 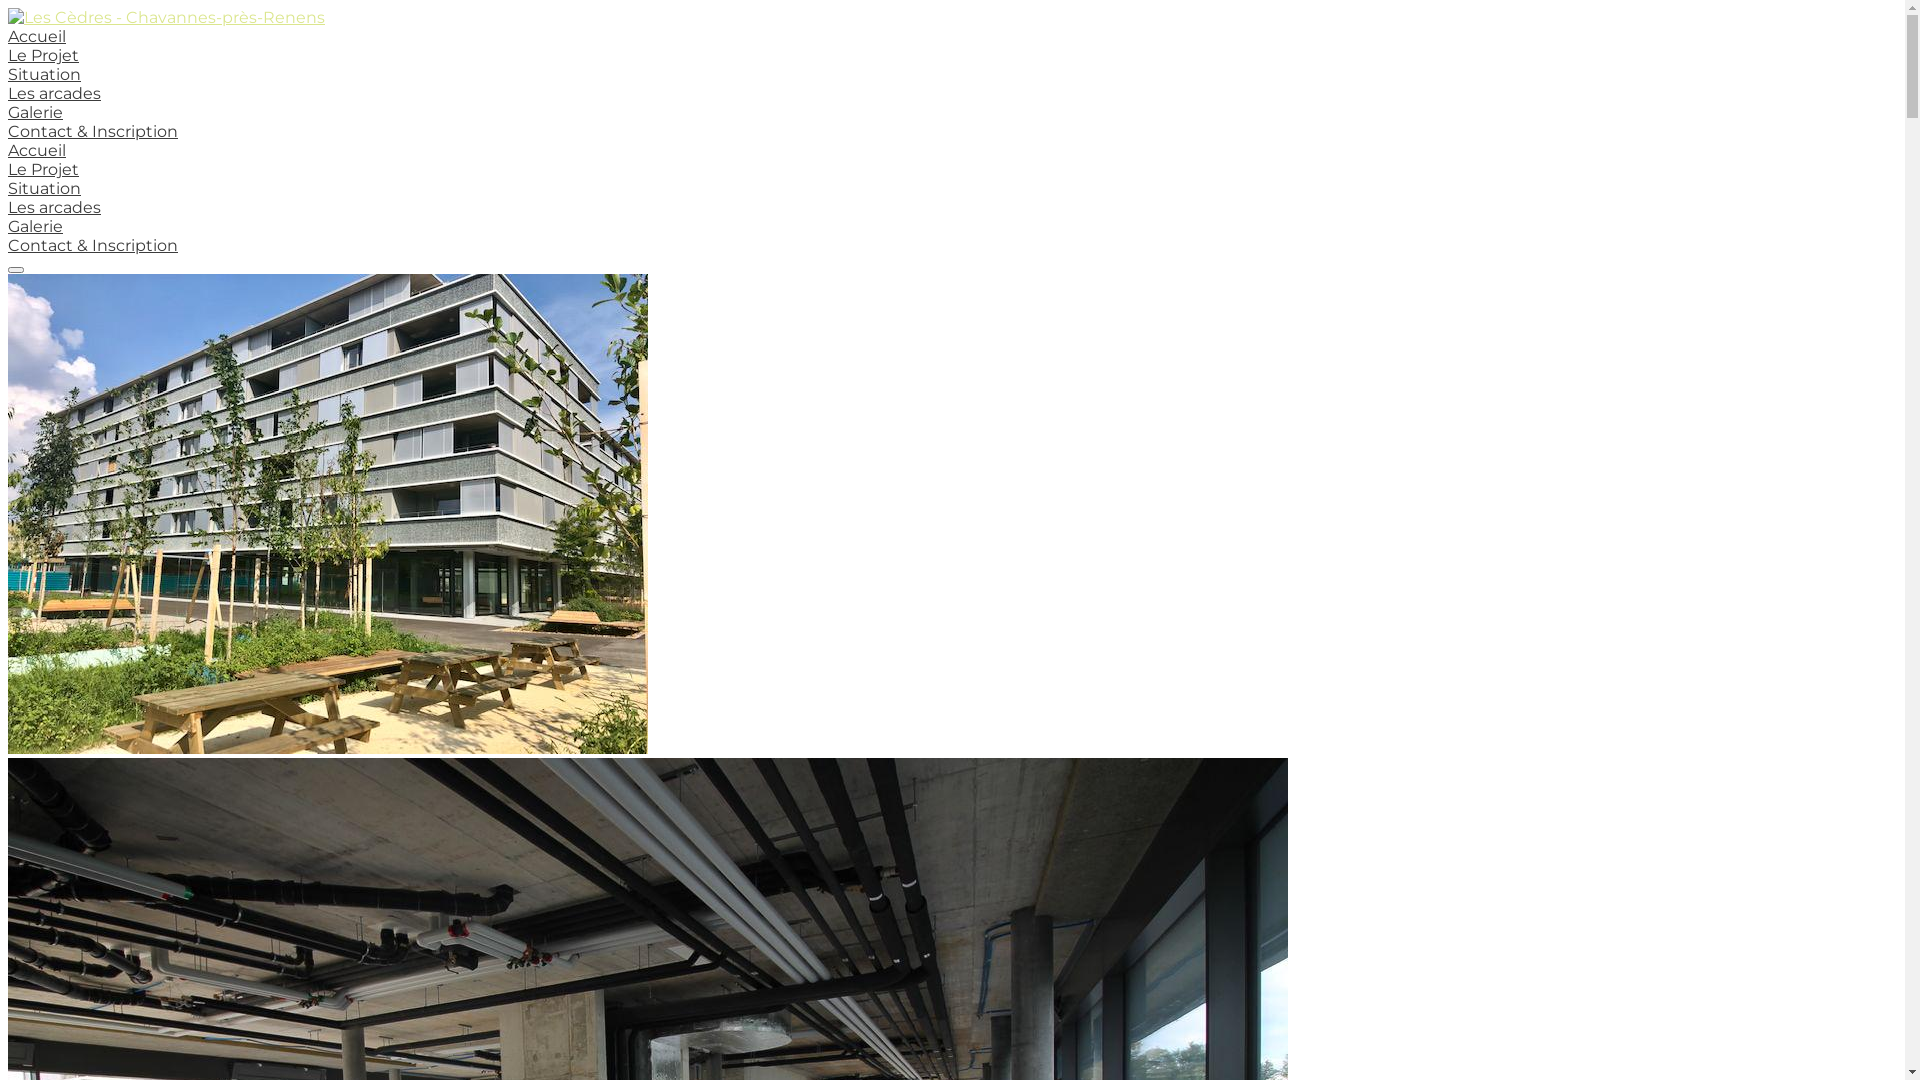 What do you see at coordinates (35, 225) in the screenshot?
I see `'Galerie'` at bounding box center [35, 225].